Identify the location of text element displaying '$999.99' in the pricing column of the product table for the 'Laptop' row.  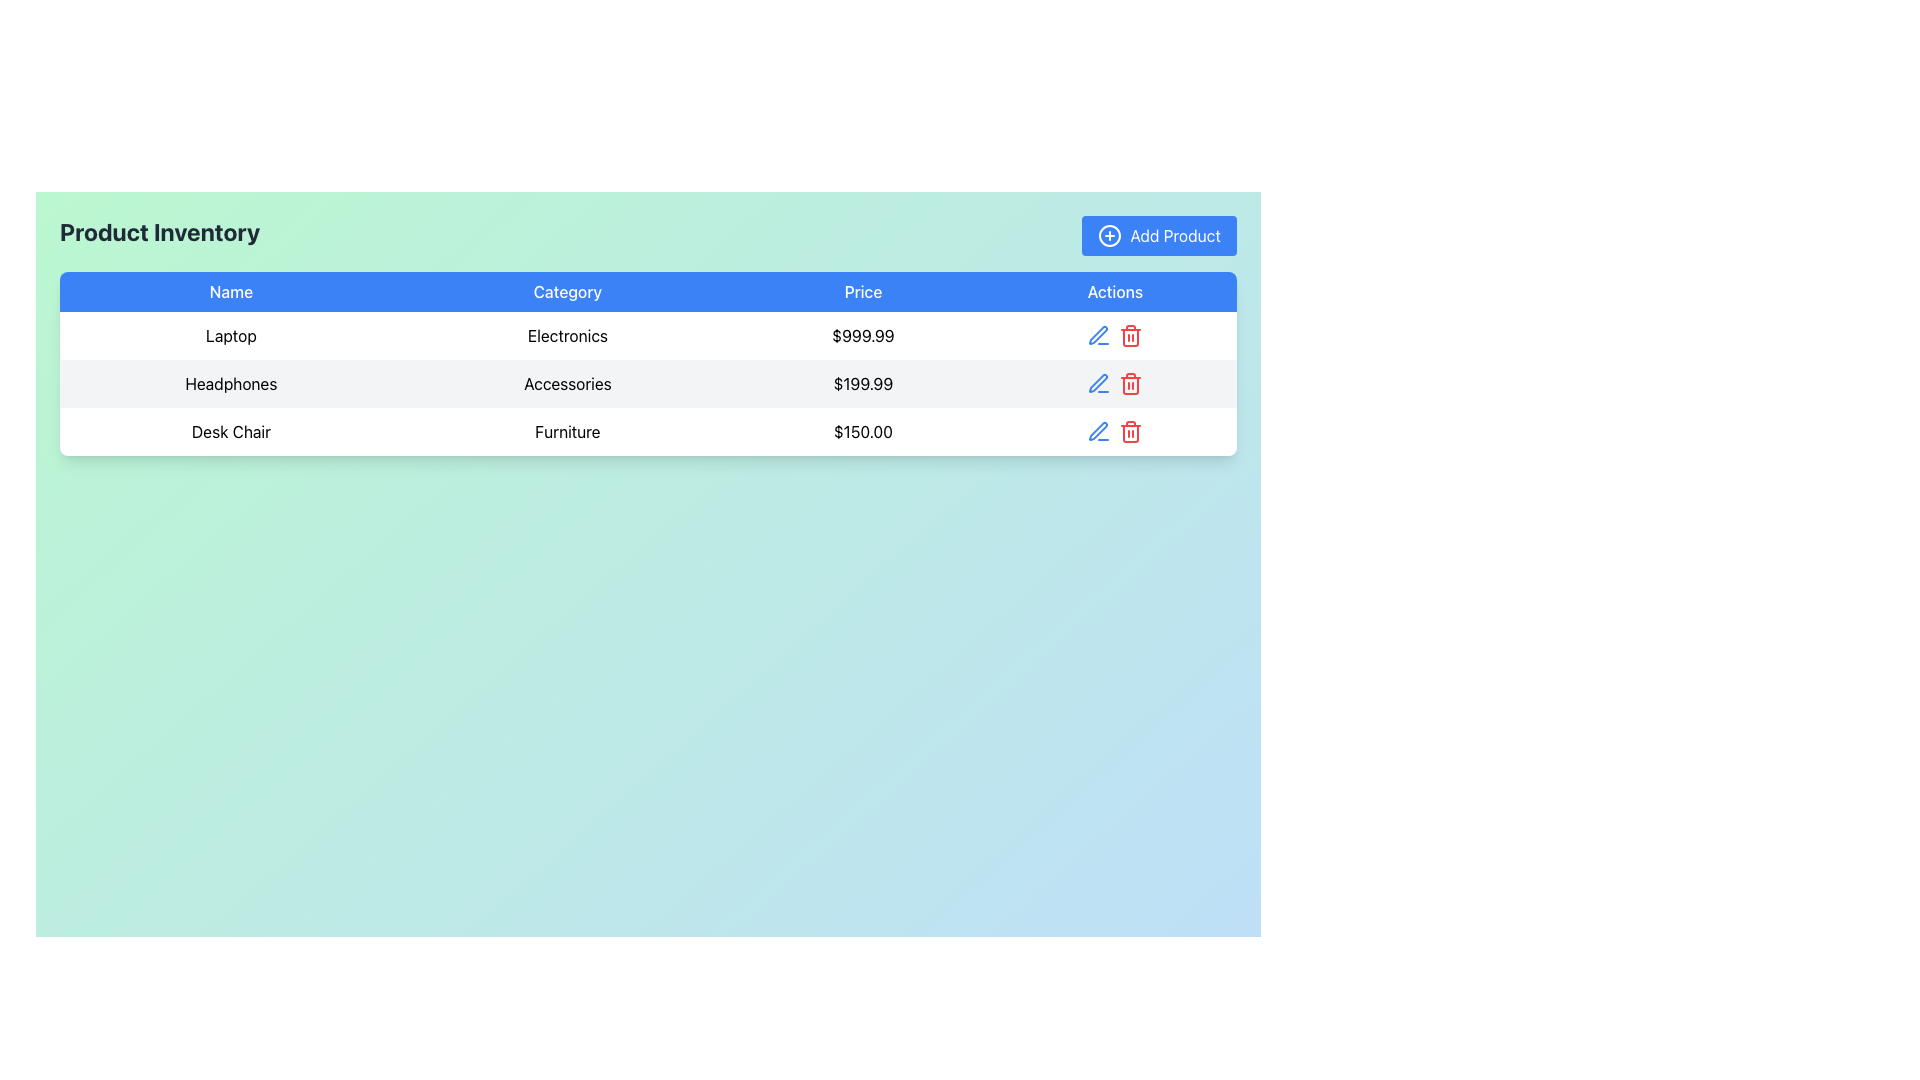
(863, 334).